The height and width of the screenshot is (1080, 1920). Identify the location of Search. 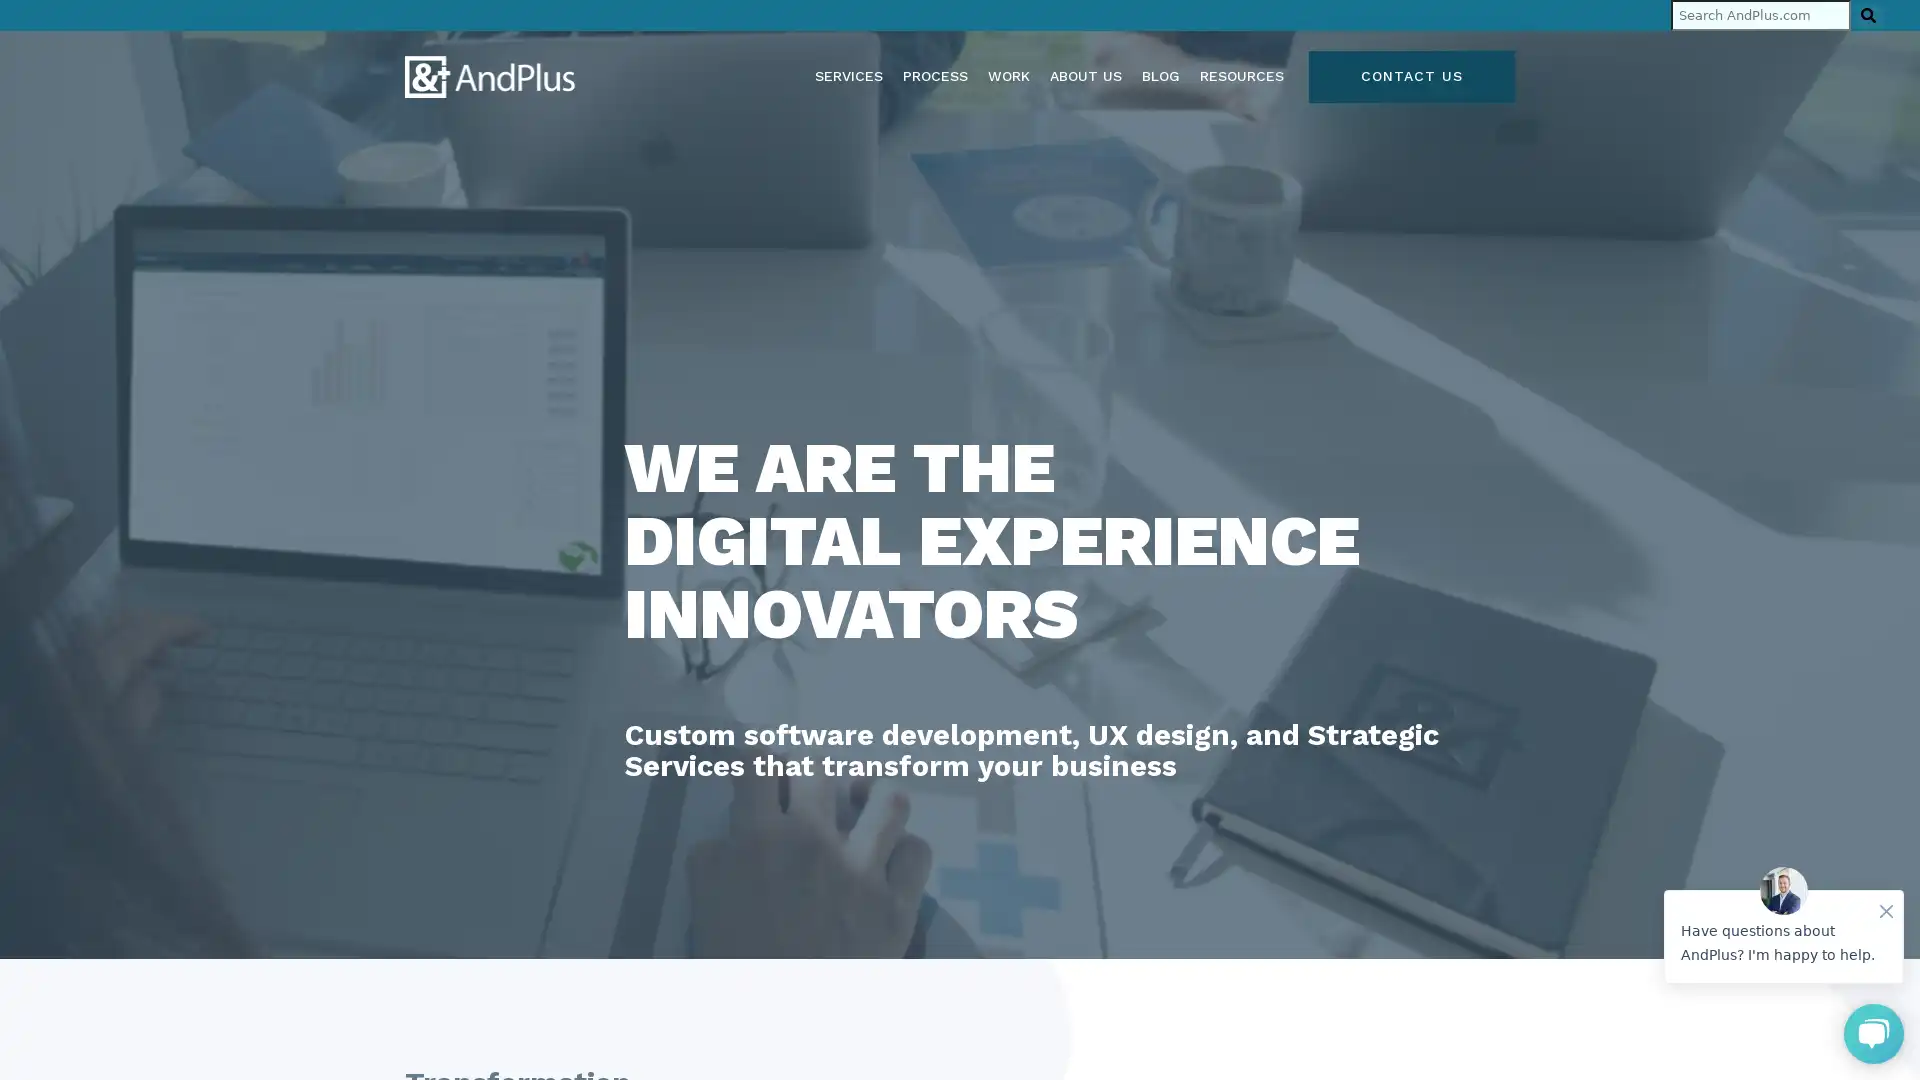
(1867, 15).